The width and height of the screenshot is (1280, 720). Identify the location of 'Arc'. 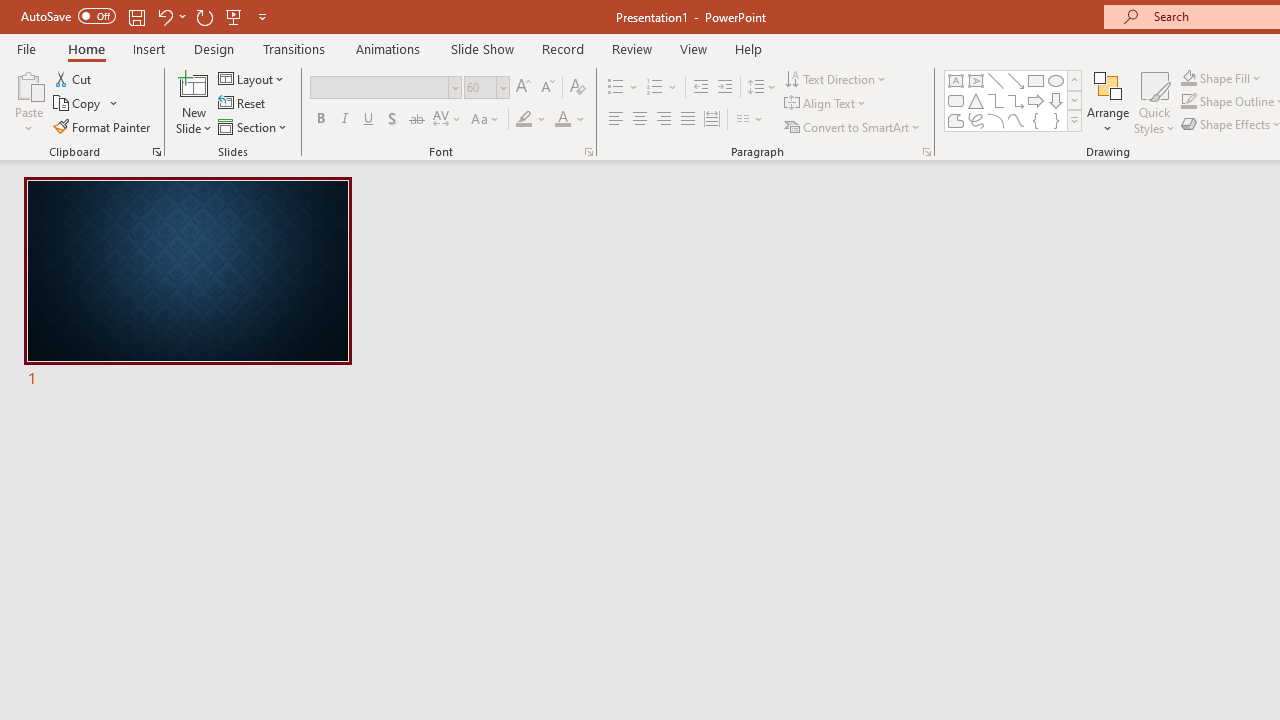
(995, 120).